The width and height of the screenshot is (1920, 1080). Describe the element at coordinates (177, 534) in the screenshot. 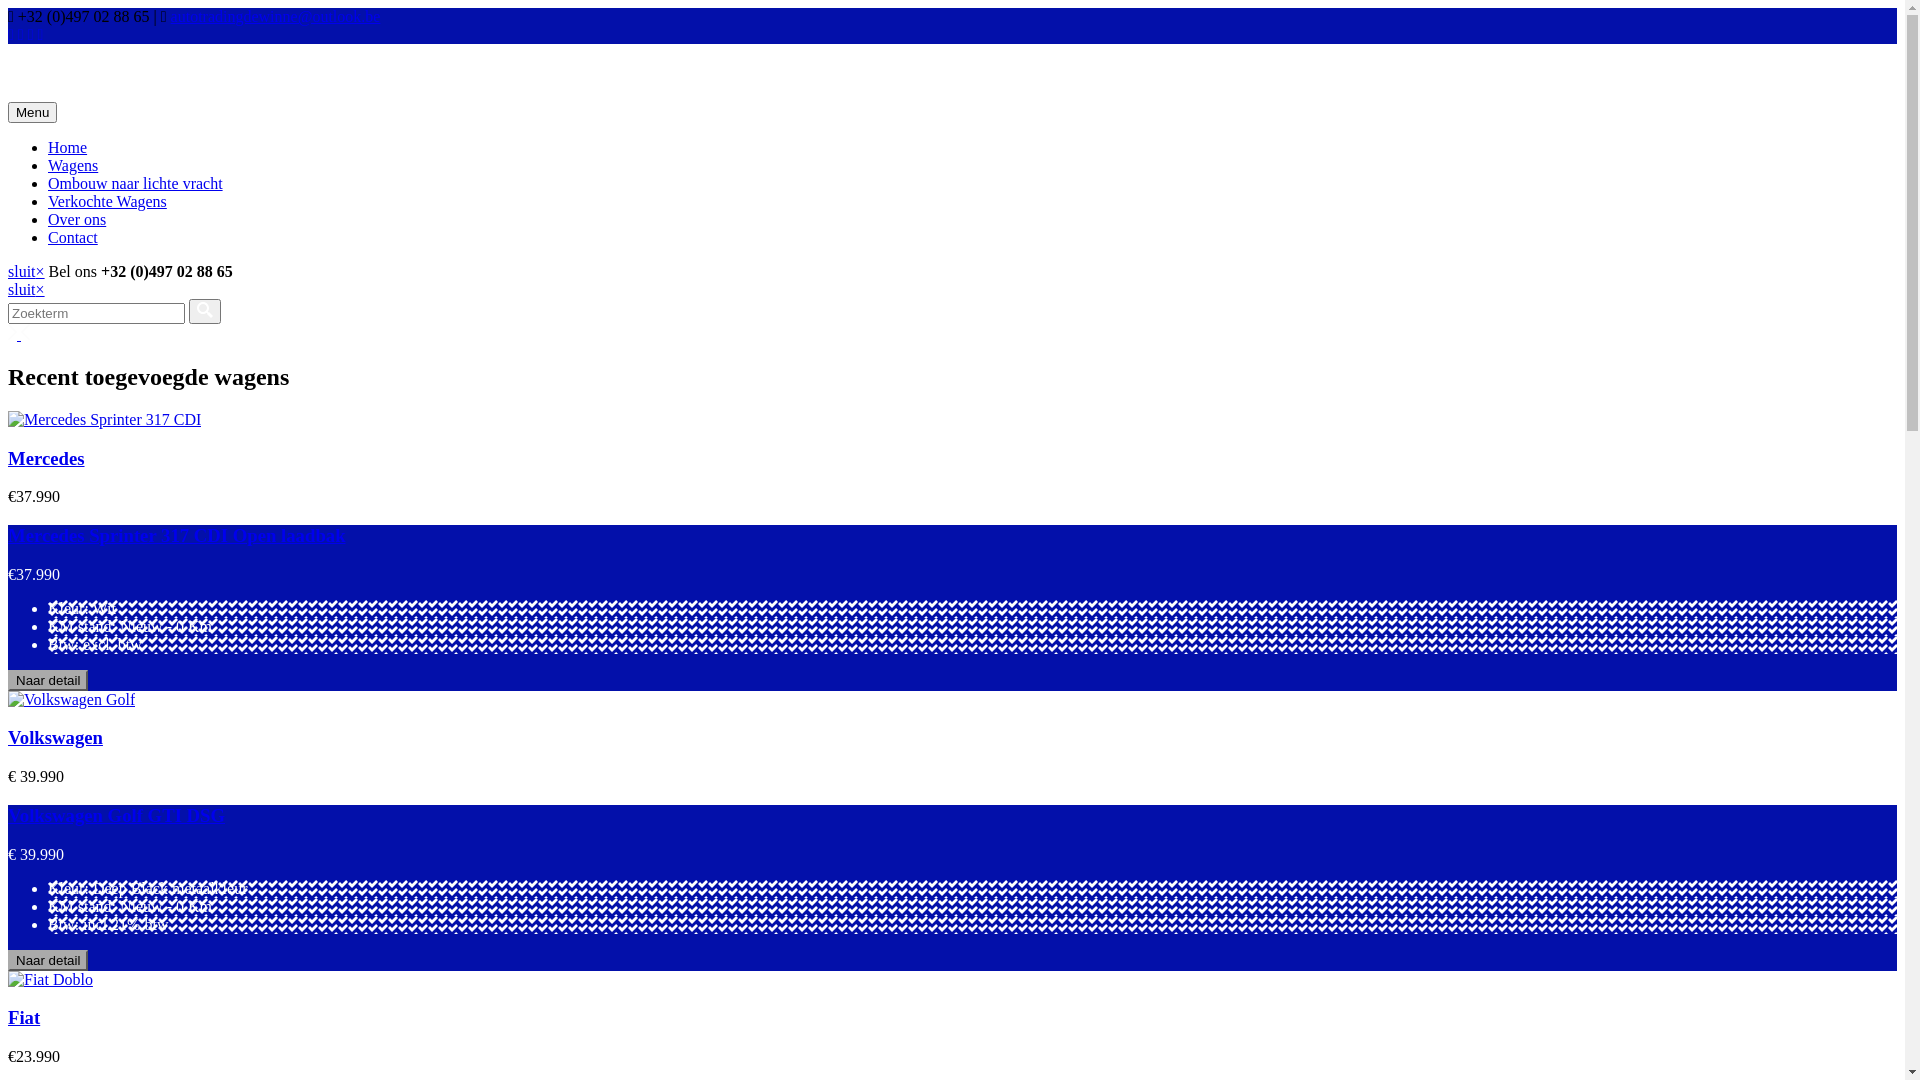

I see `'Mercedes Sprinter 317 CDI Open laadbak'` at that location.